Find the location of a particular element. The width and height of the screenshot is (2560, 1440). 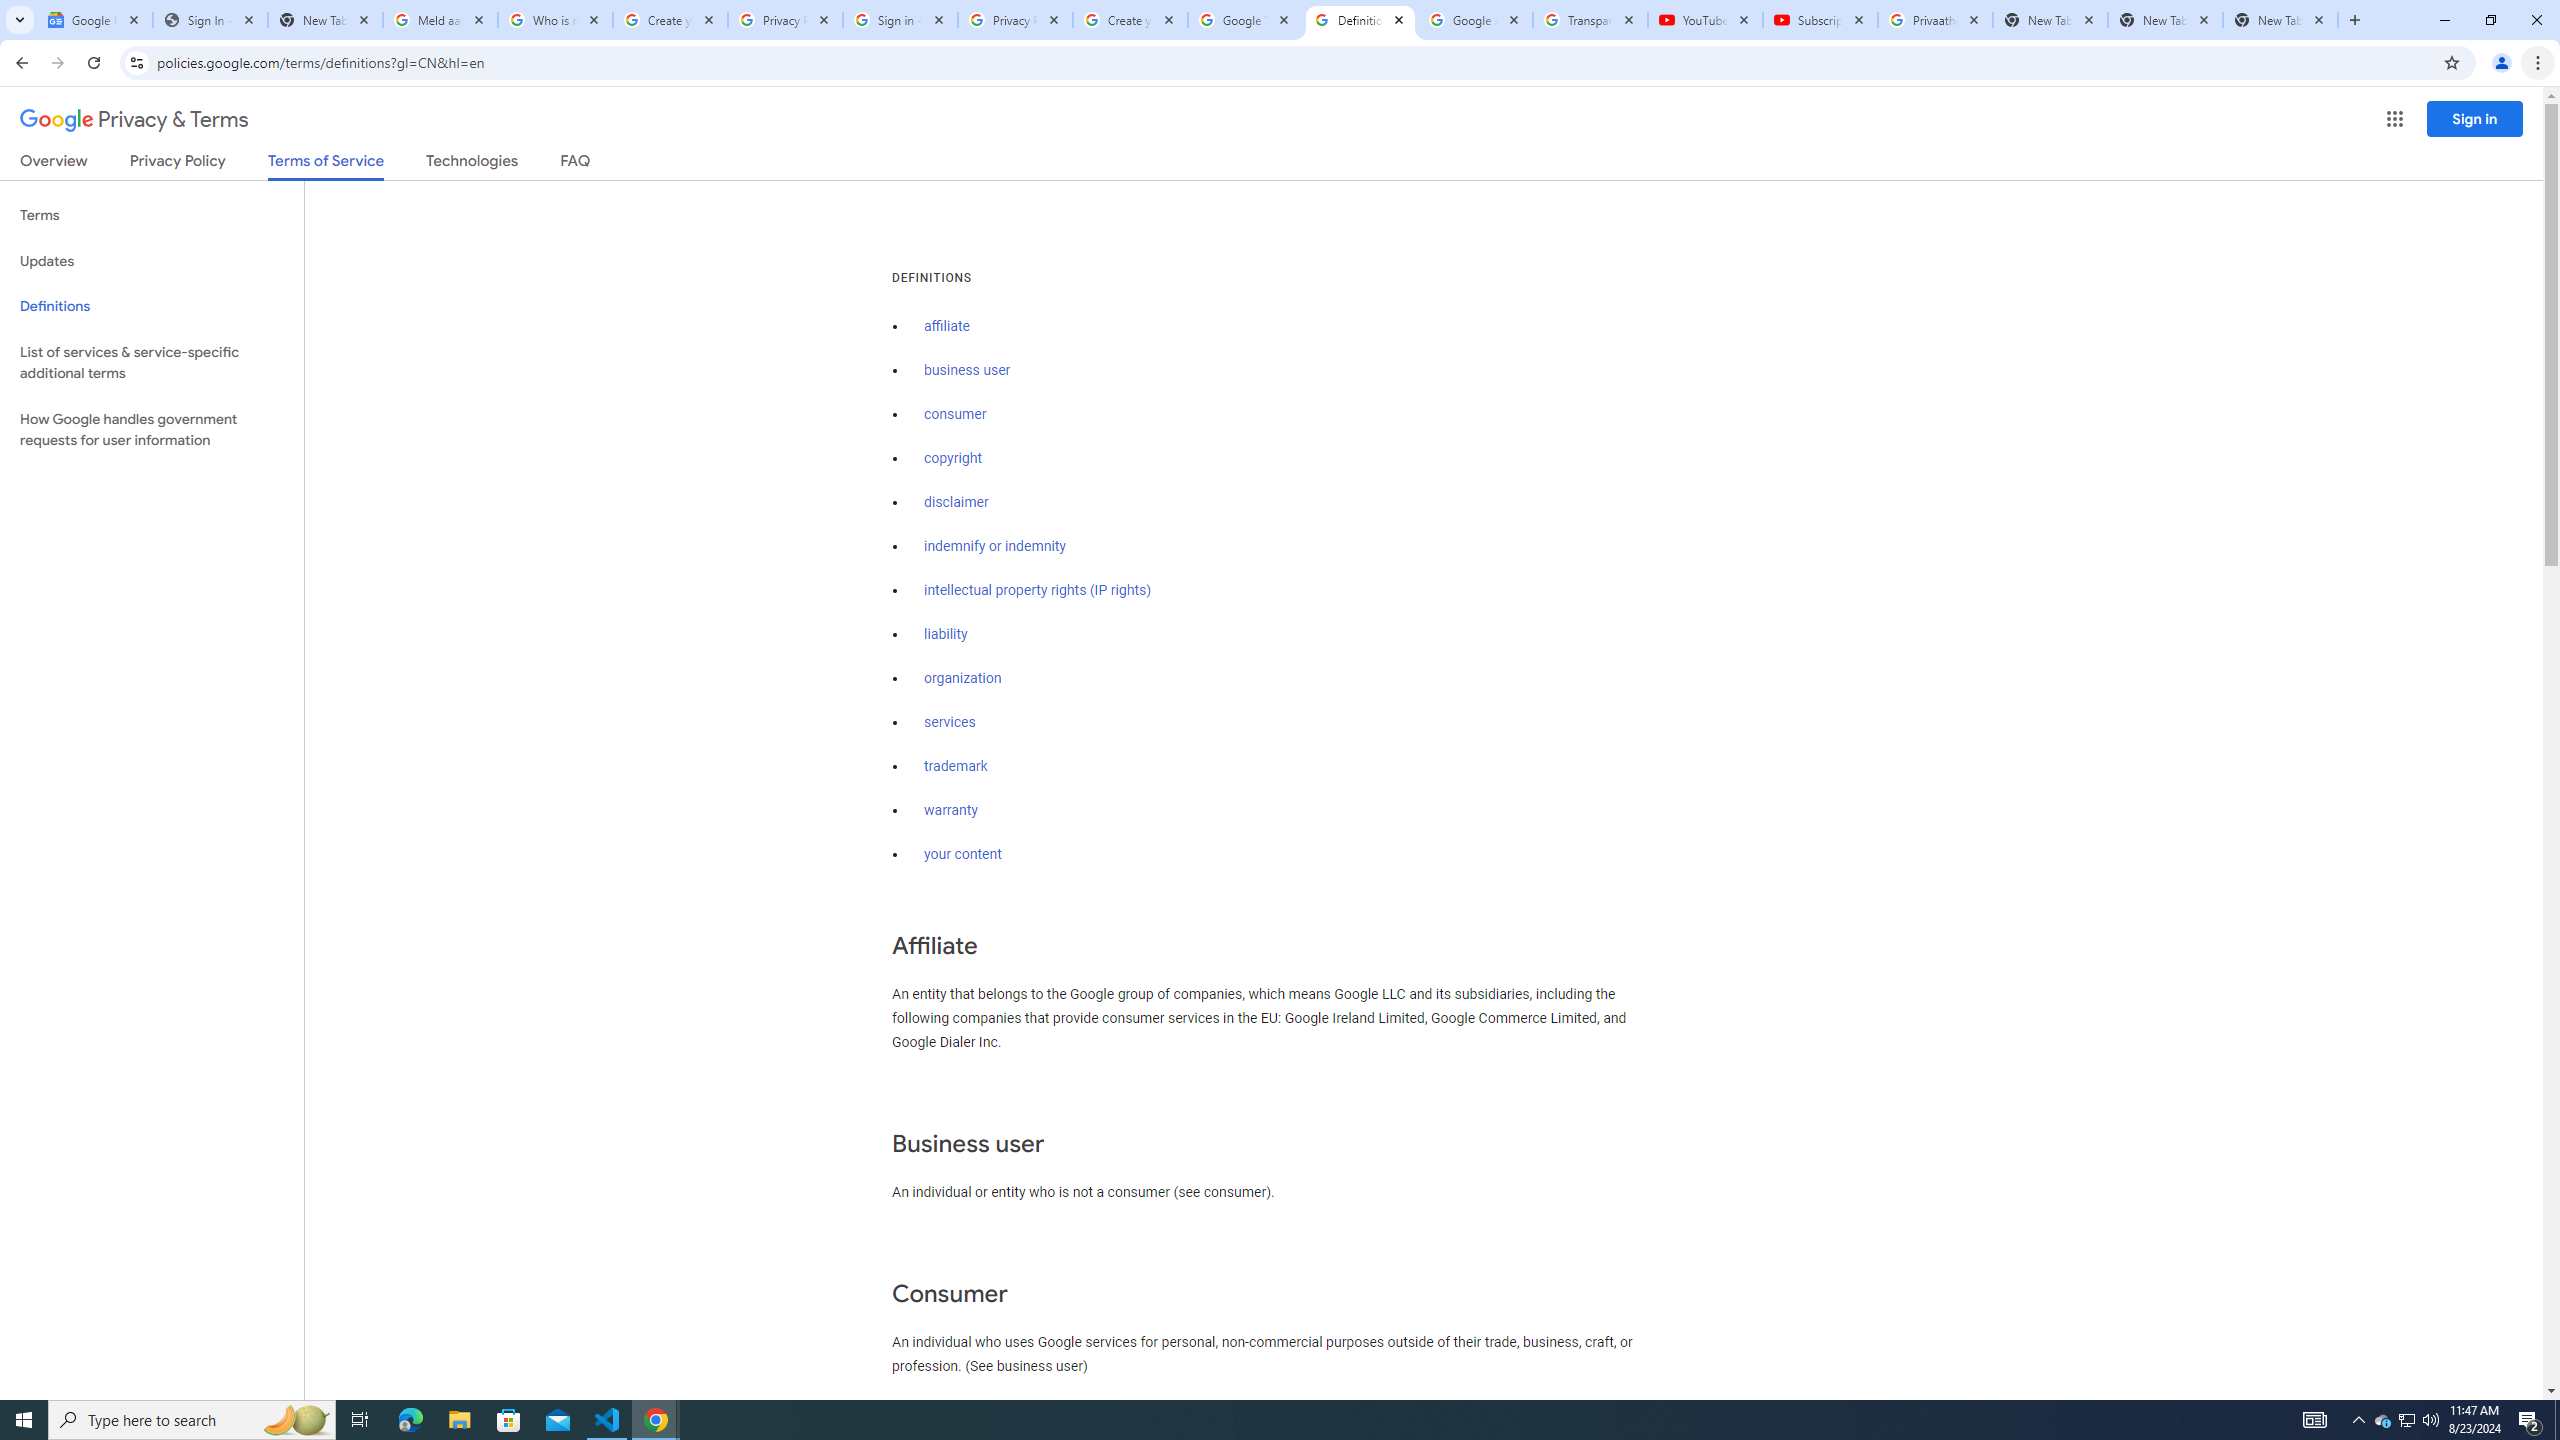

'affiliate' is located at coordinates (946, 325).